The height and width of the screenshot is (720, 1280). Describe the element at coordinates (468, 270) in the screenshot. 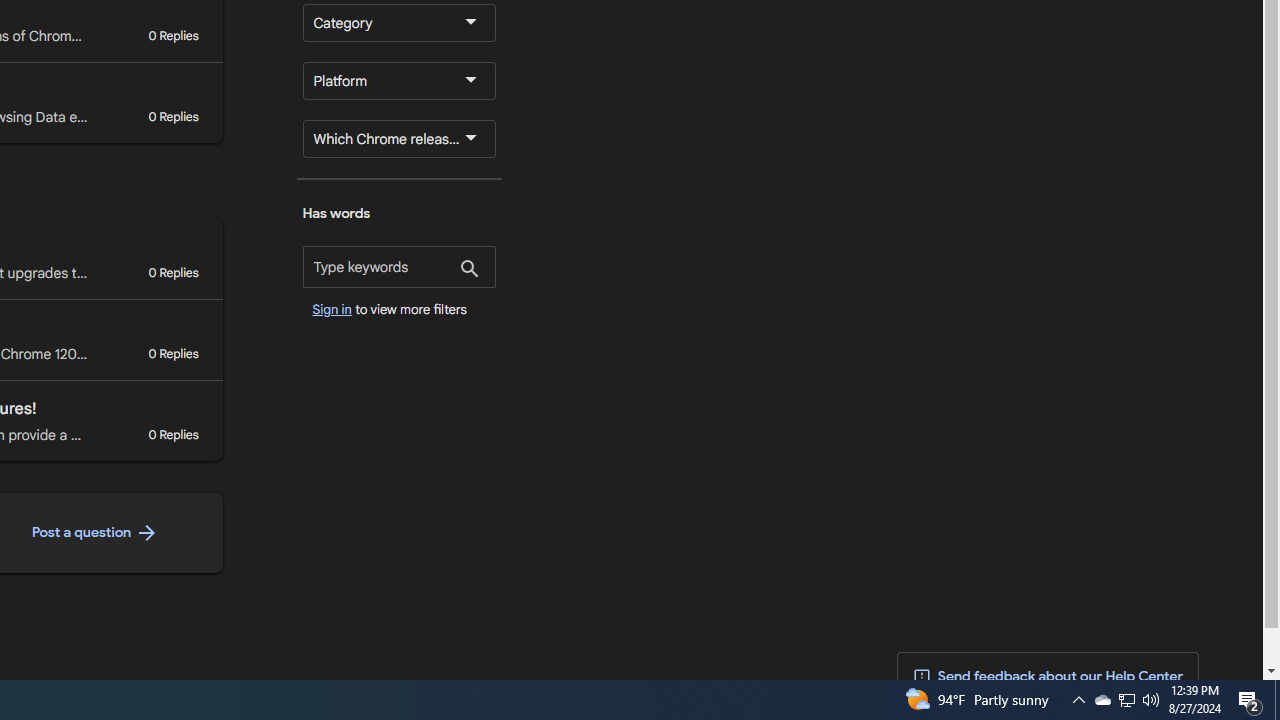

I see `' Apply filter '` at that location.